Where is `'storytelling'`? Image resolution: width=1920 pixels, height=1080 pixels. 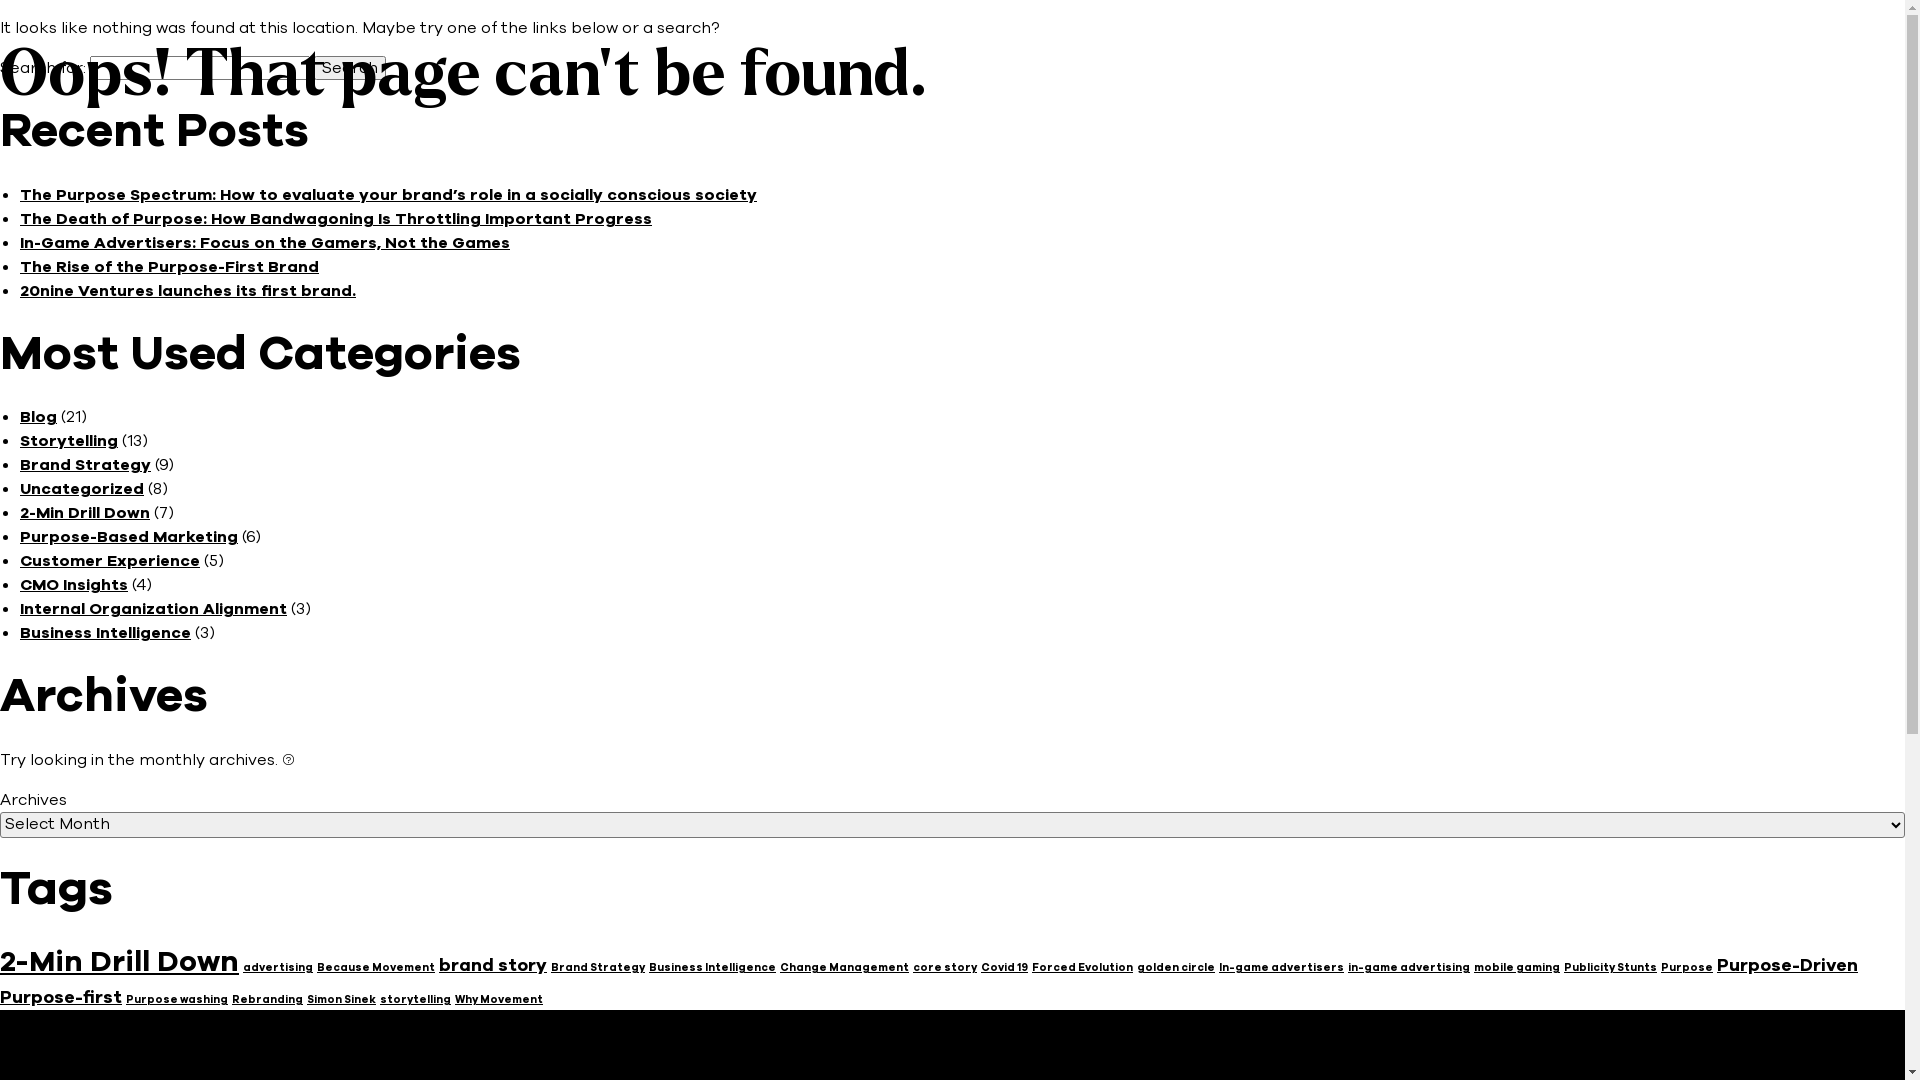
'storytelling' is located at coordinates (414, 999).